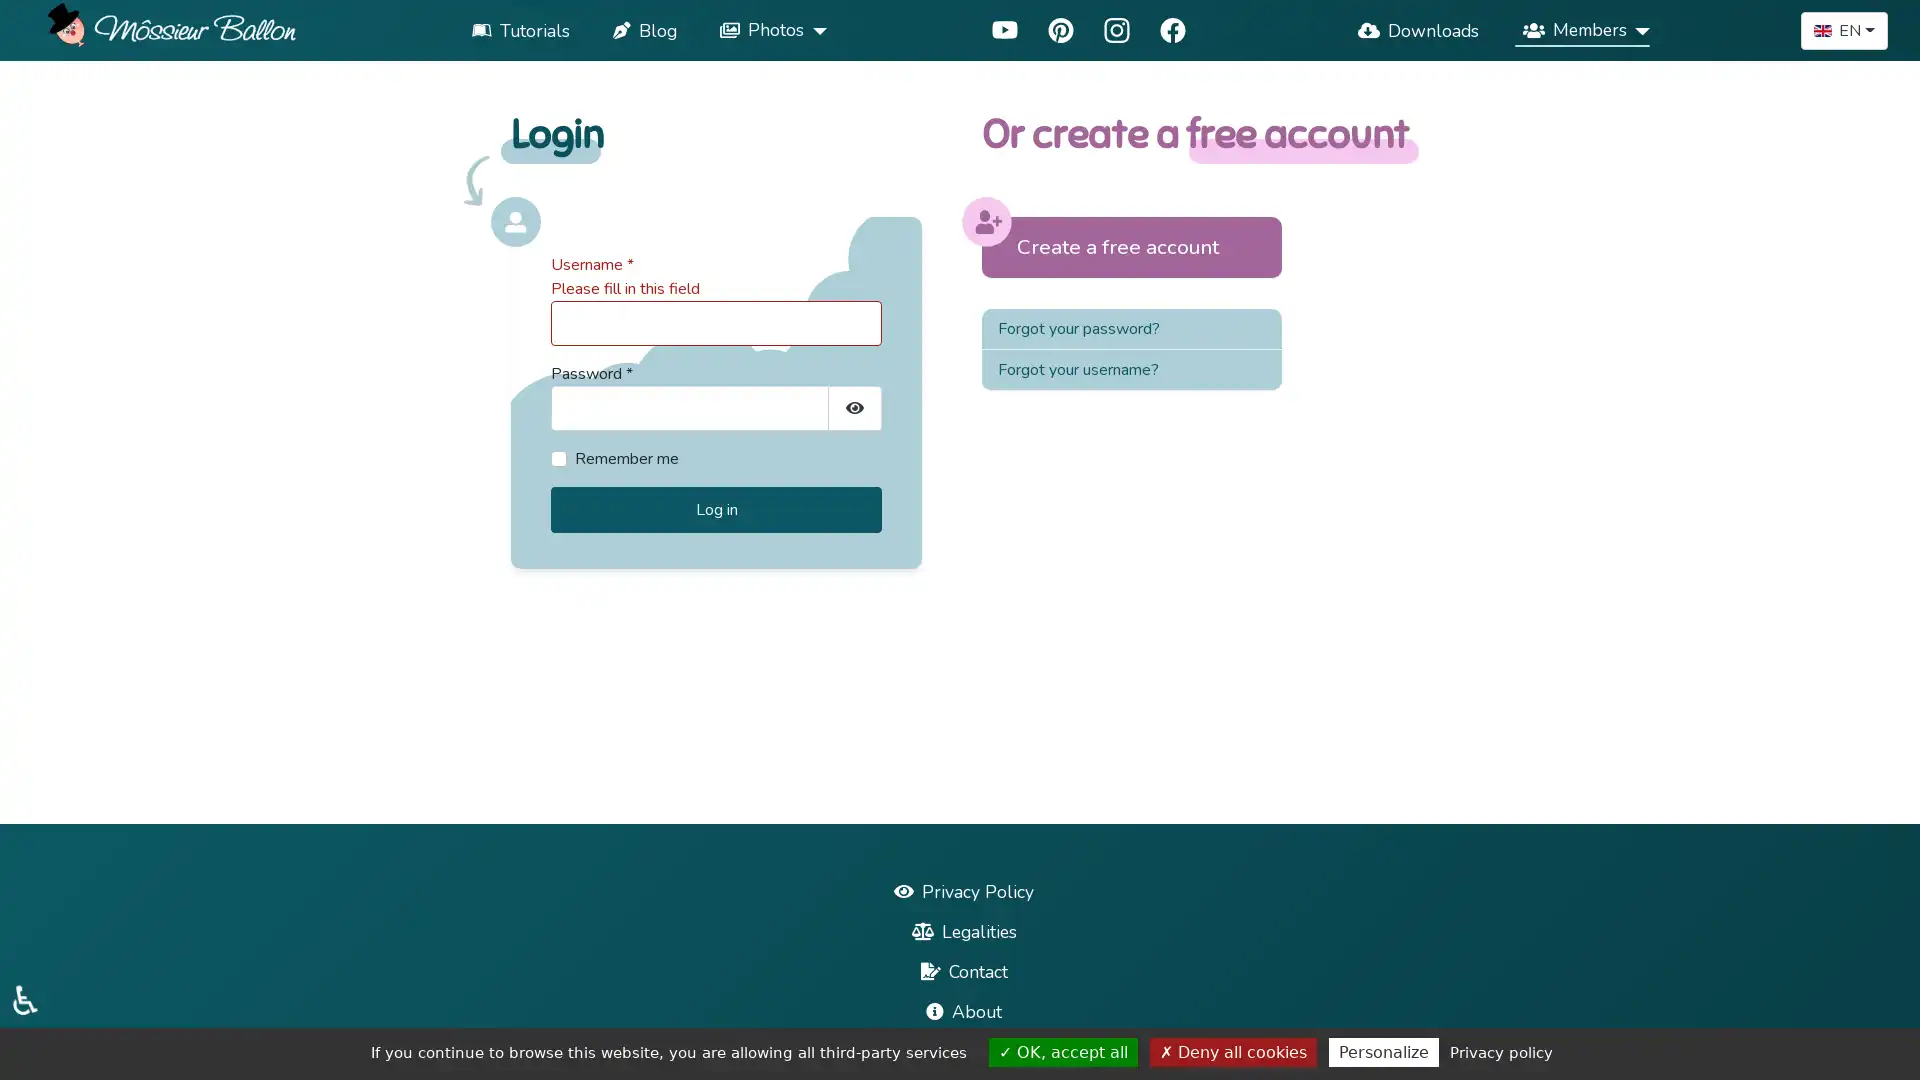 The image size is (1920, 1080). Describe the element at coordinates (854, 407) in the screenshot. I see `Show Password` at that location.